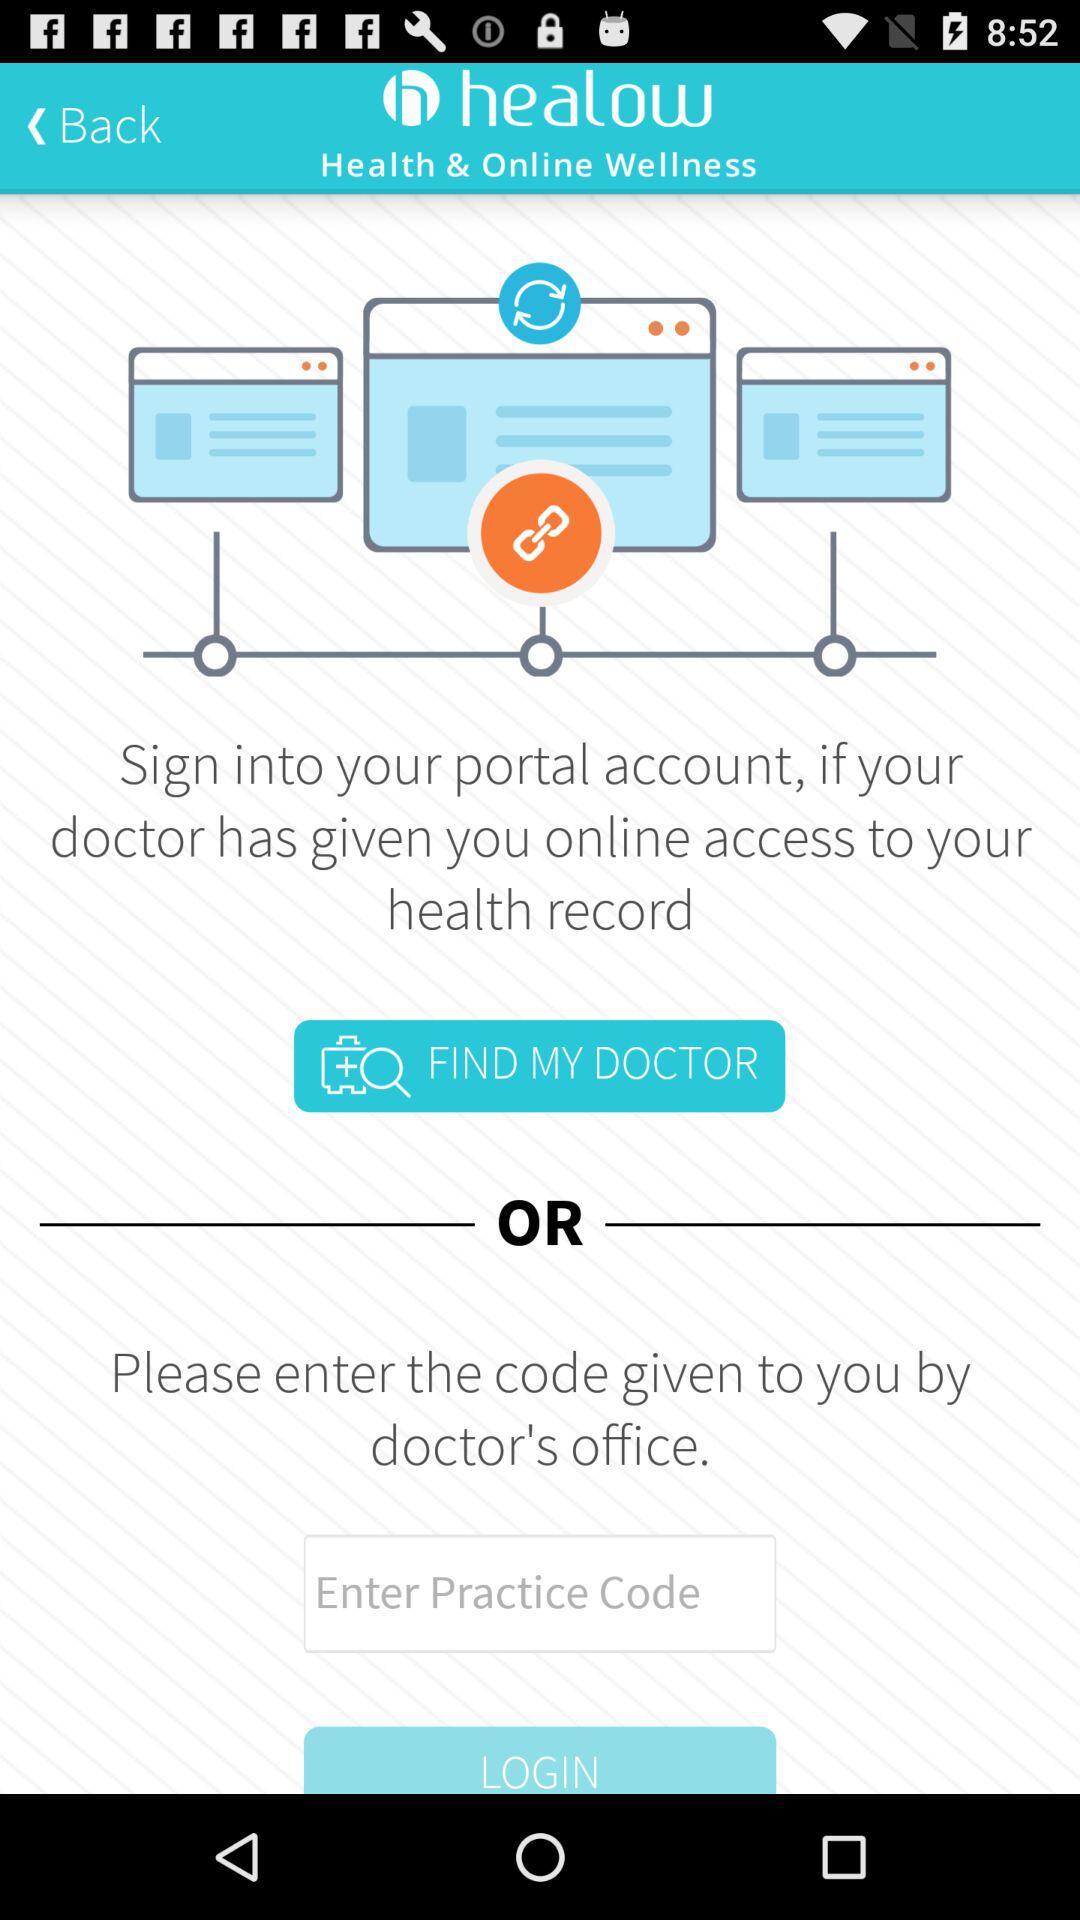  Describe the element at coordinates (538, 1065) in the screenshot. I see `the item below the sign into your` at that location.